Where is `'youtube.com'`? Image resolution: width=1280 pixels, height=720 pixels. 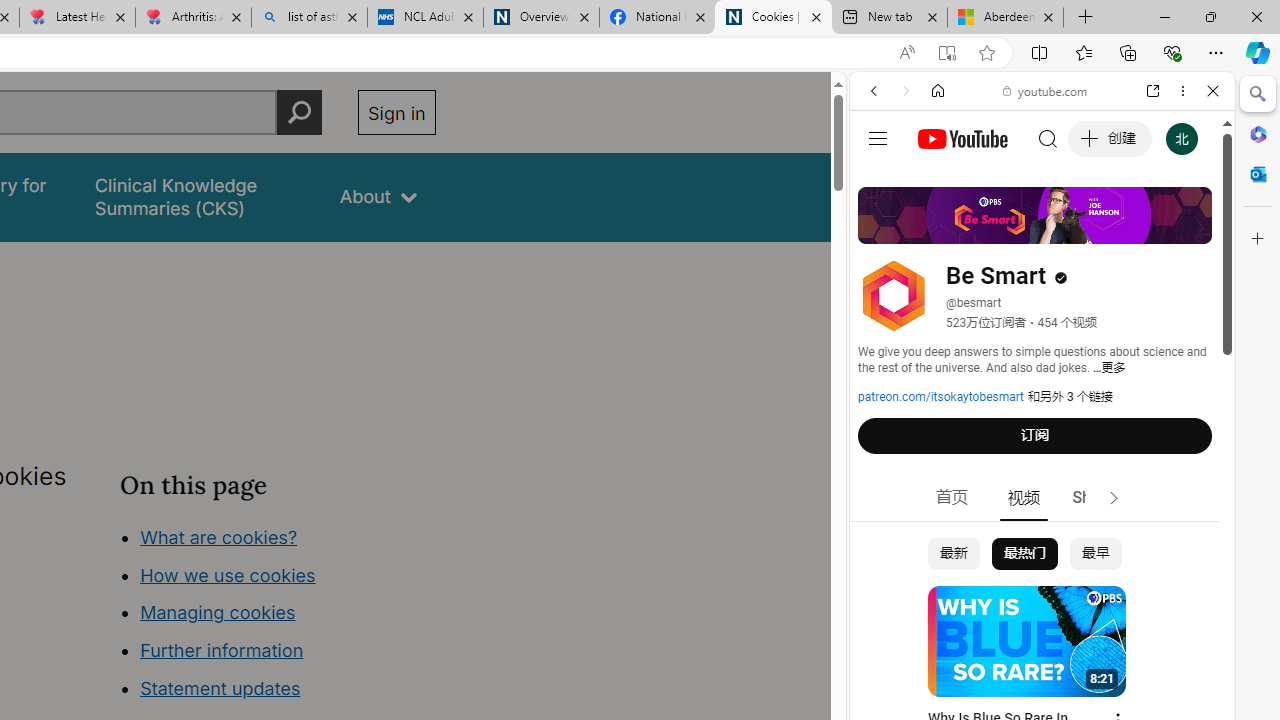
'youtube.com' is located at coordinates (1045, 91).